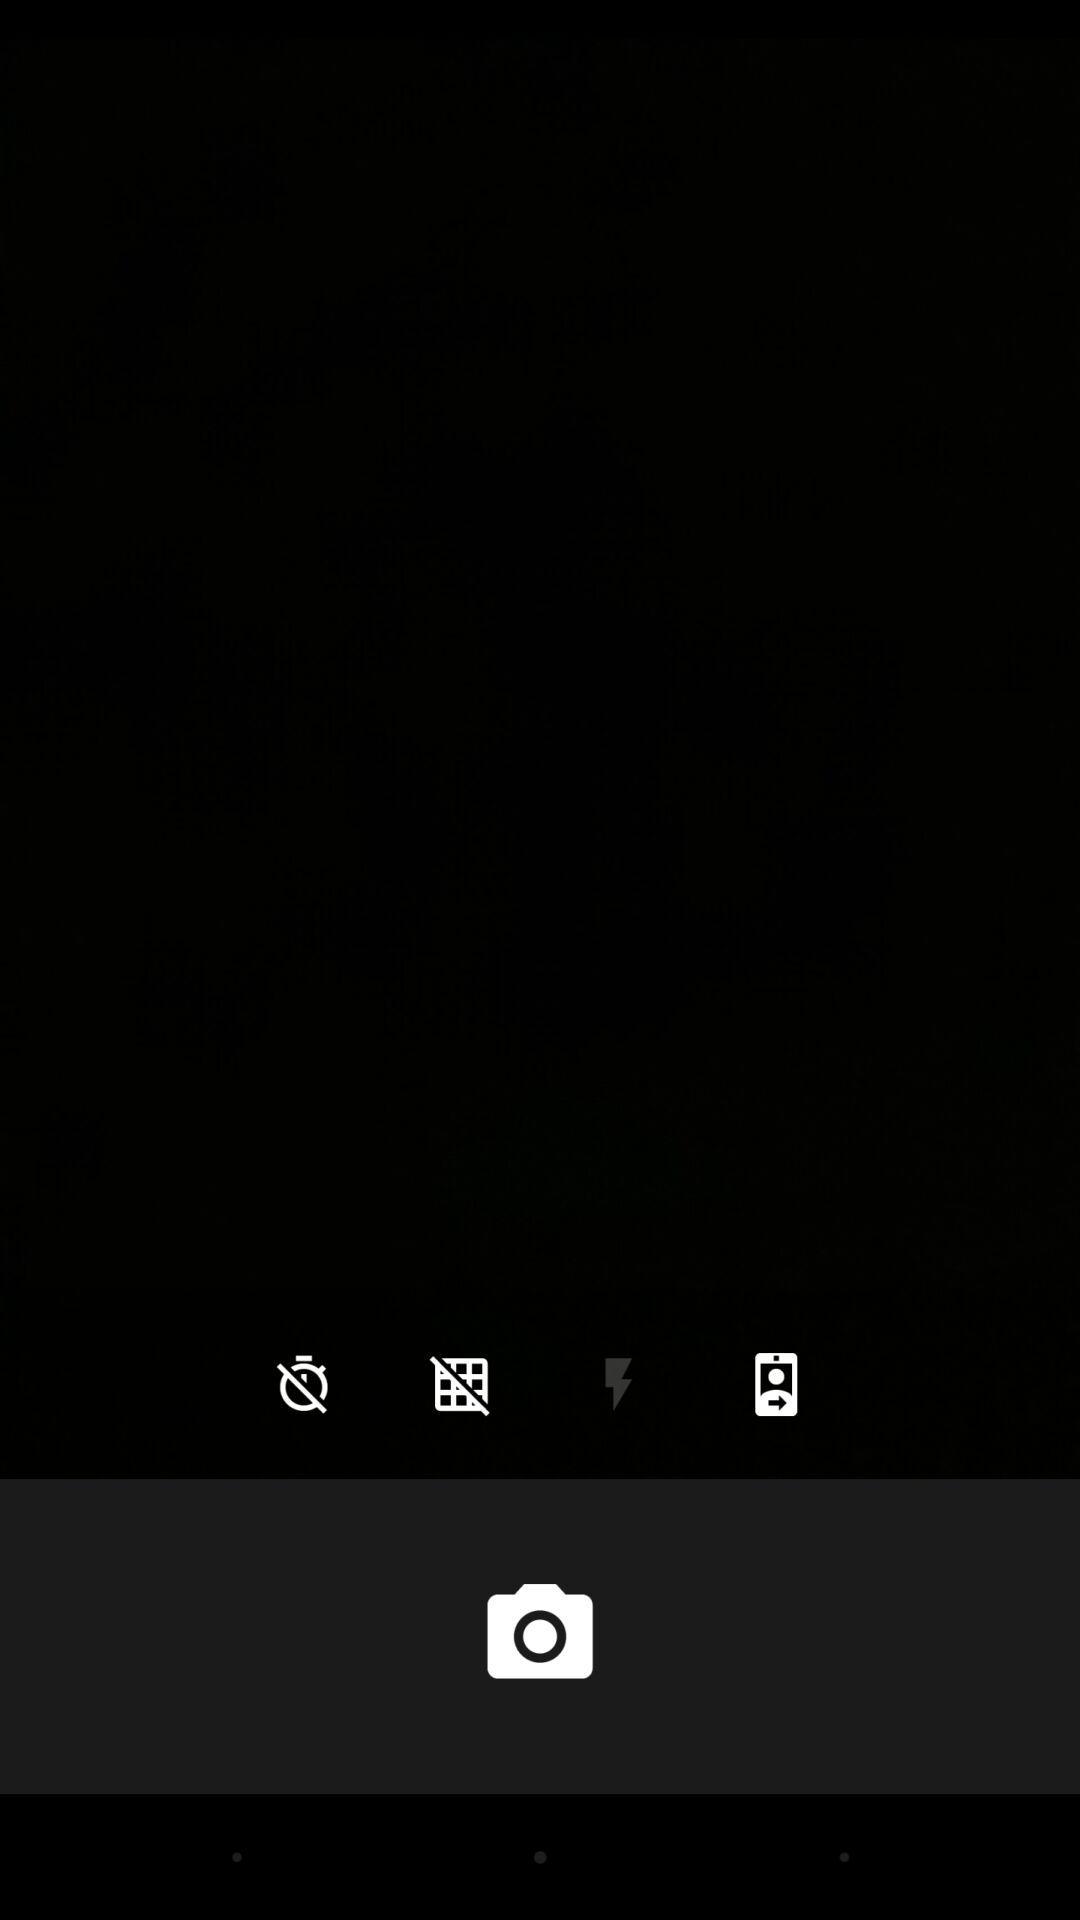 This screenshot has width=1080, height=1920. What do you see at coordinates (617, 1383) in the screenshot?
I see `the flash icon` at bounding box center [617, 1383].